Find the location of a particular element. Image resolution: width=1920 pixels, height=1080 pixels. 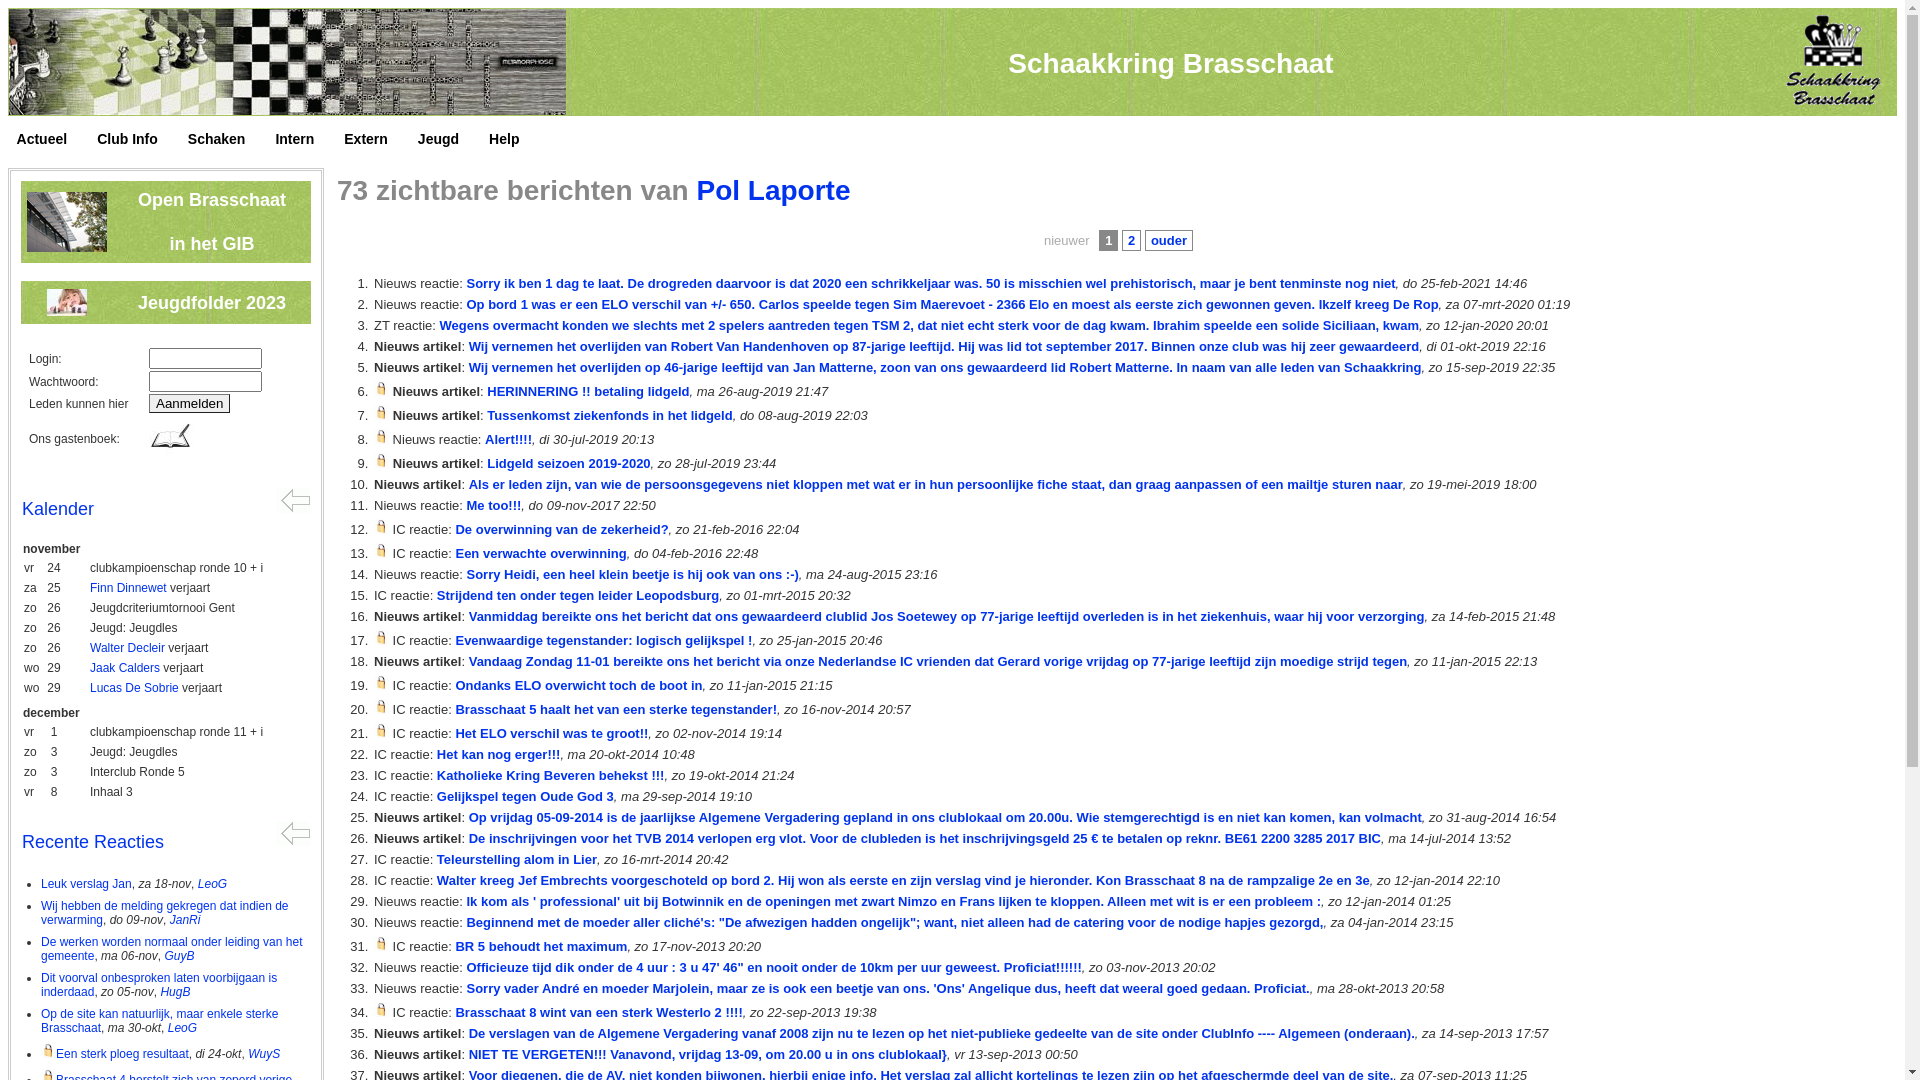

'Jaak Calders' is located at coordinates (123, 667).